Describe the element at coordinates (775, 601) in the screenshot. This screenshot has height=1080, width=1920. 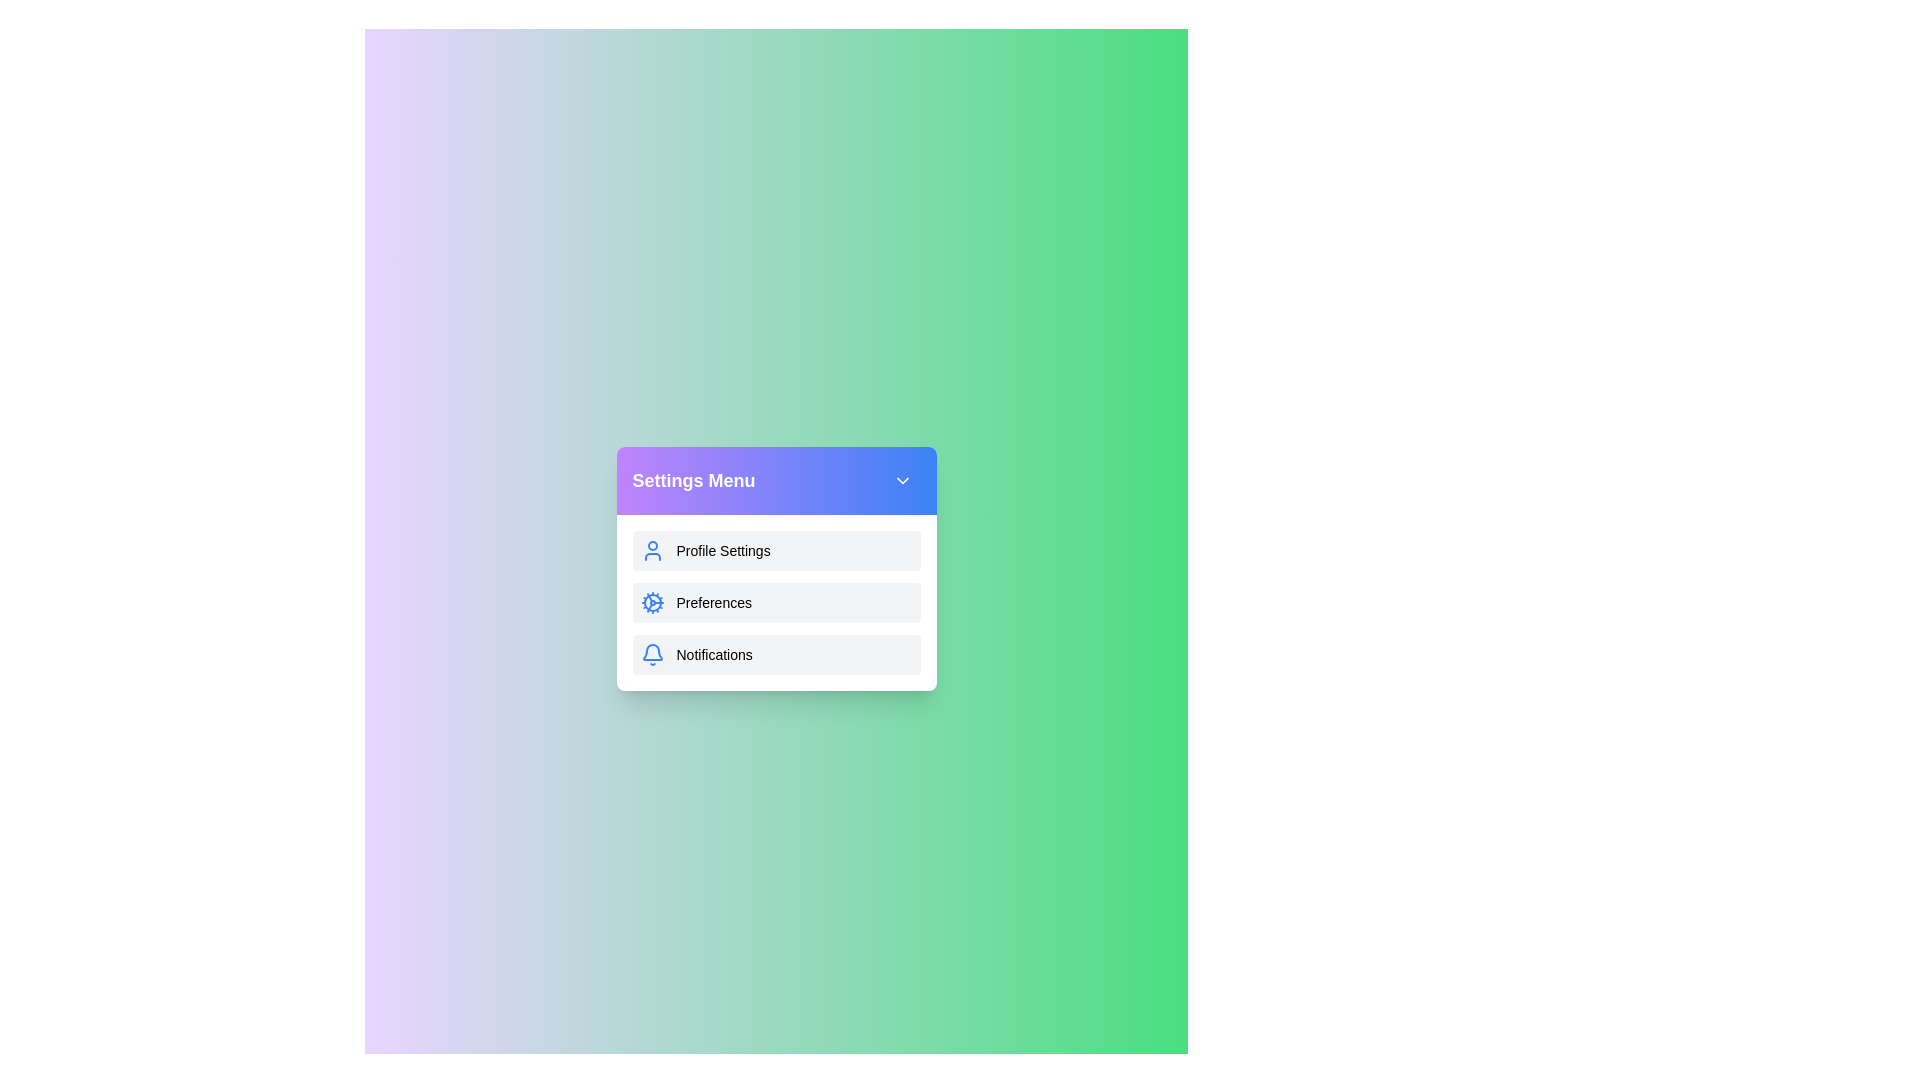
I see `the 'Preferences' menu item` at that location.